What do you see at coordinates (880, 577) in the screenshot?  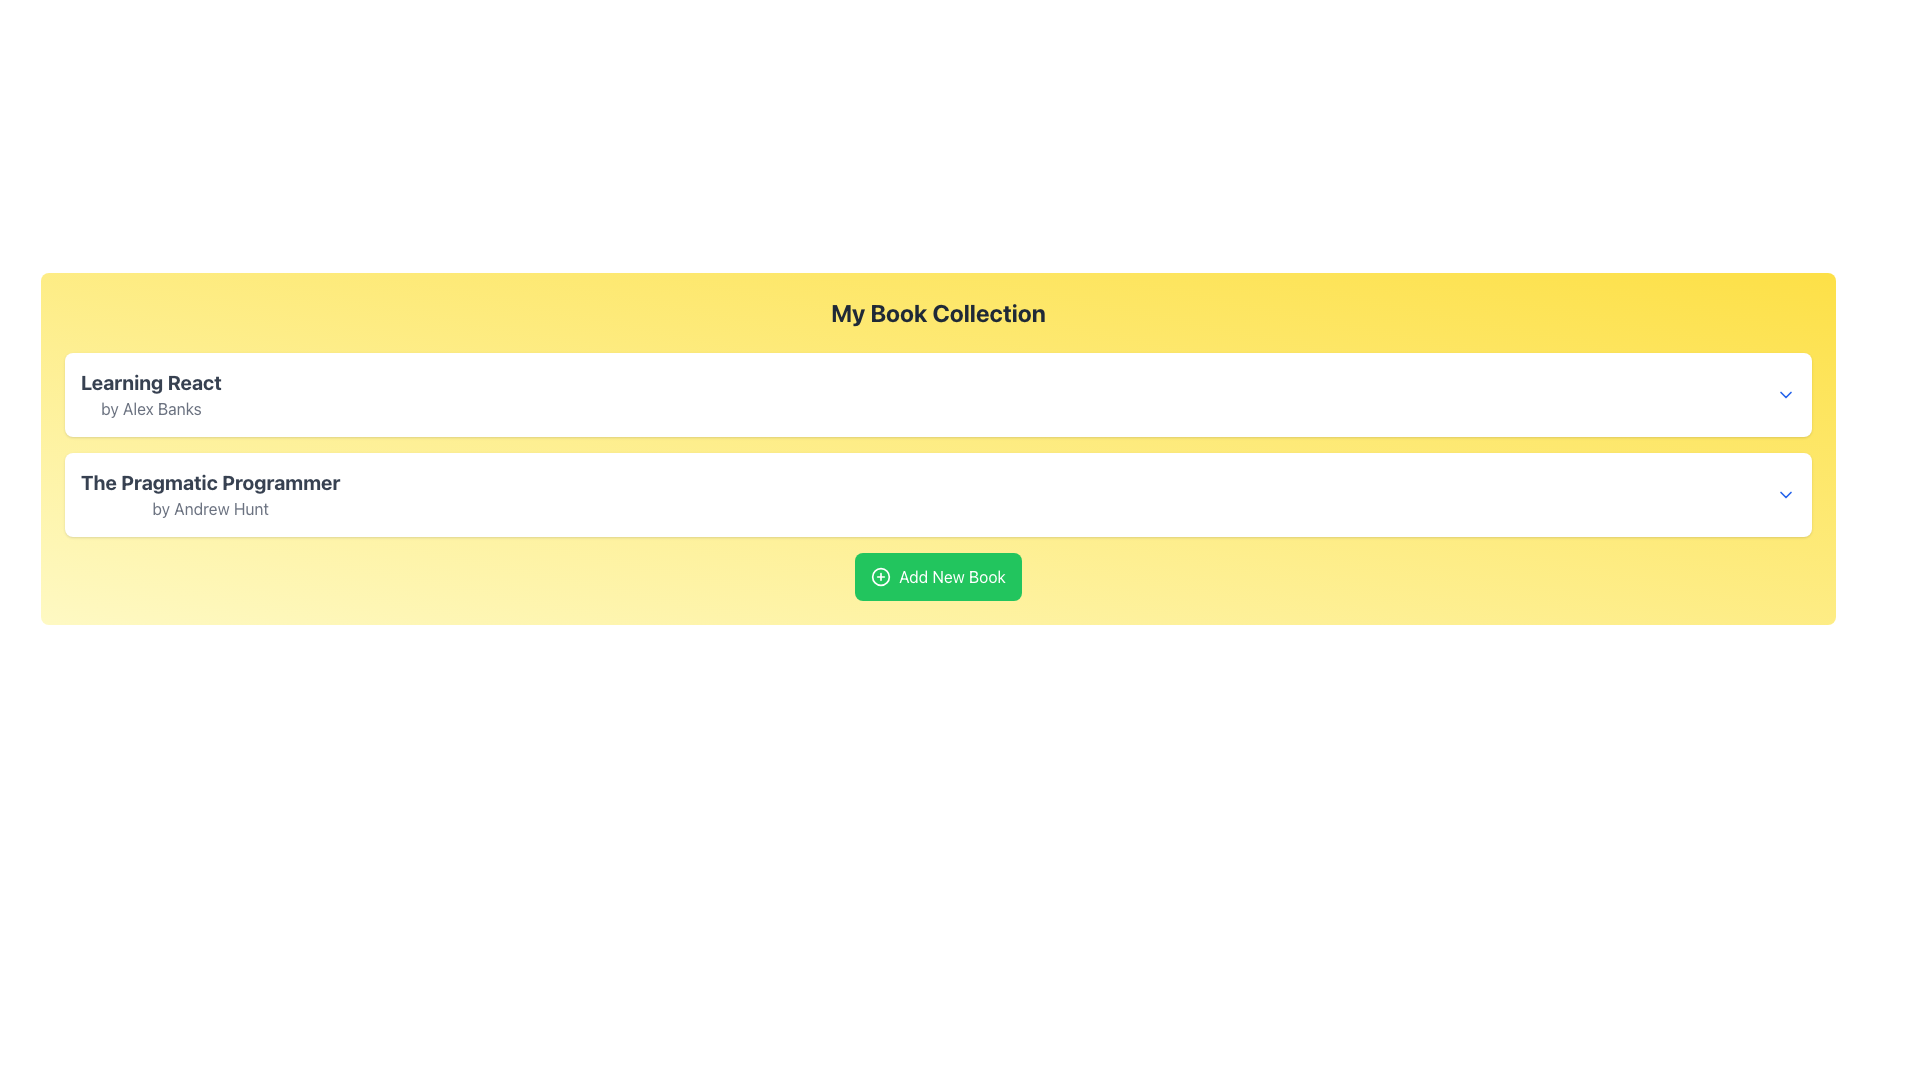 I see `the circular '+' icon located to the left of the 'Add New Book' button, which is vertically centered within it` at bounding box center [880, 577].